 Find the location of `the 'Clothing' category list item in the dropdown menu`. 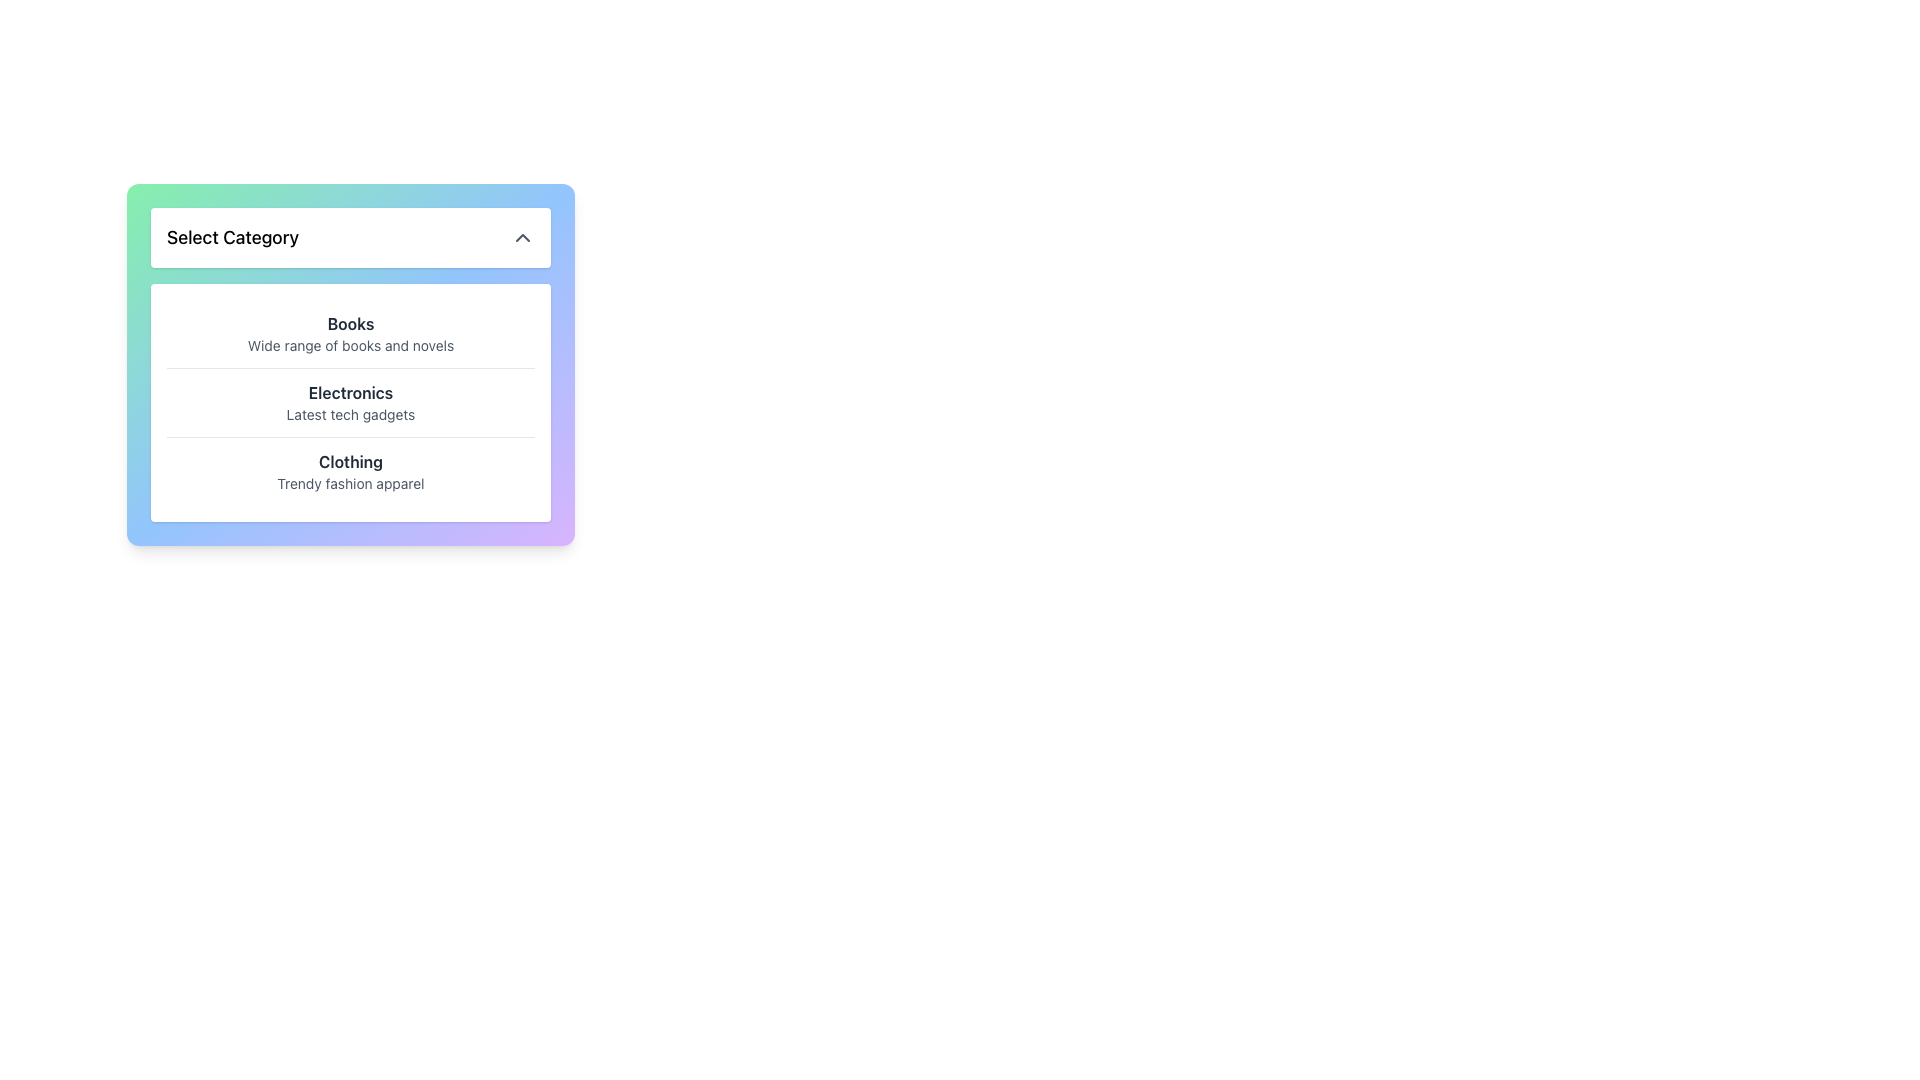

the 'Clothing' category list item in the dropdown menu is located at coordinates (350, 471).